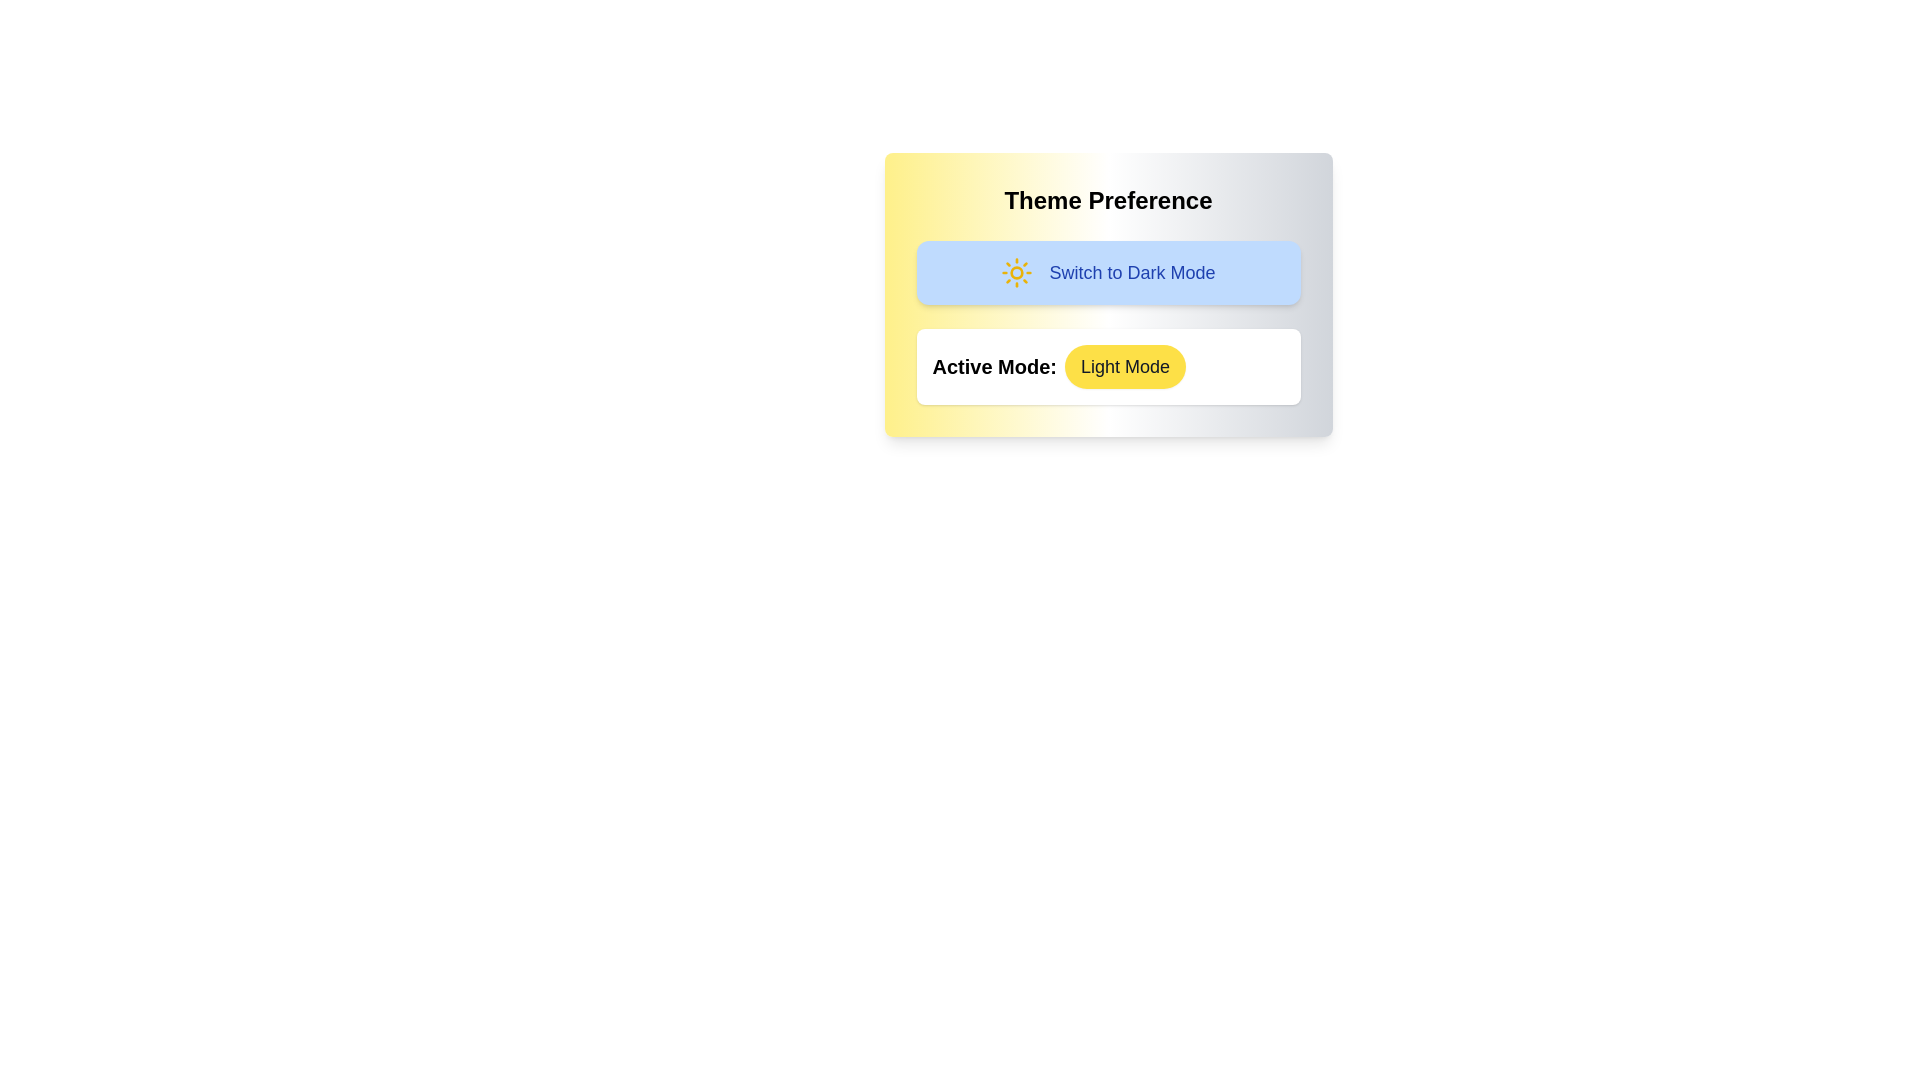 The image size is (1920, 1080). Describe the element at coordinates (1017, 273) in the screenshot. I see `the small circular sun icon, which is the core of the sun-shaped icon located inside the blue button labeled 'Switch to Dark Mode', centered at the top of the card labeled 'Theme Preference'` at that location.